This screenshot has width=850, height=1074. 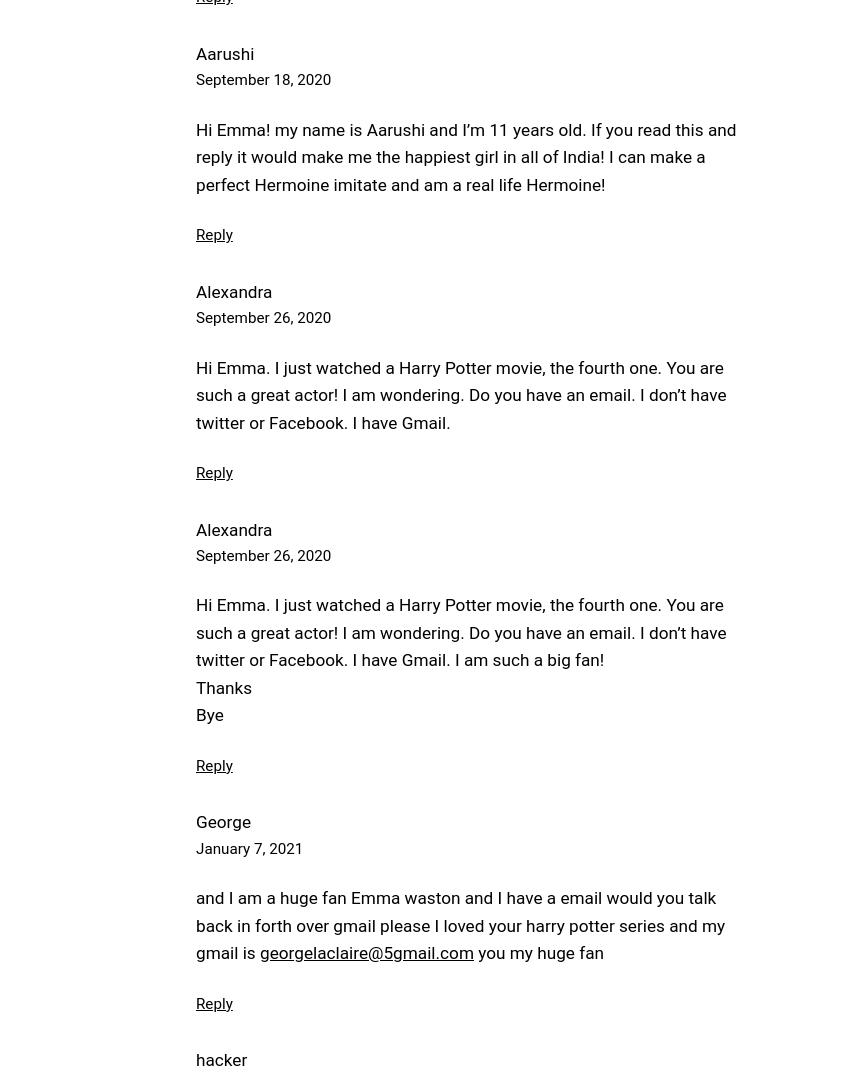 I want to click on 'September 18, 2020', so click(x=262, y=80).